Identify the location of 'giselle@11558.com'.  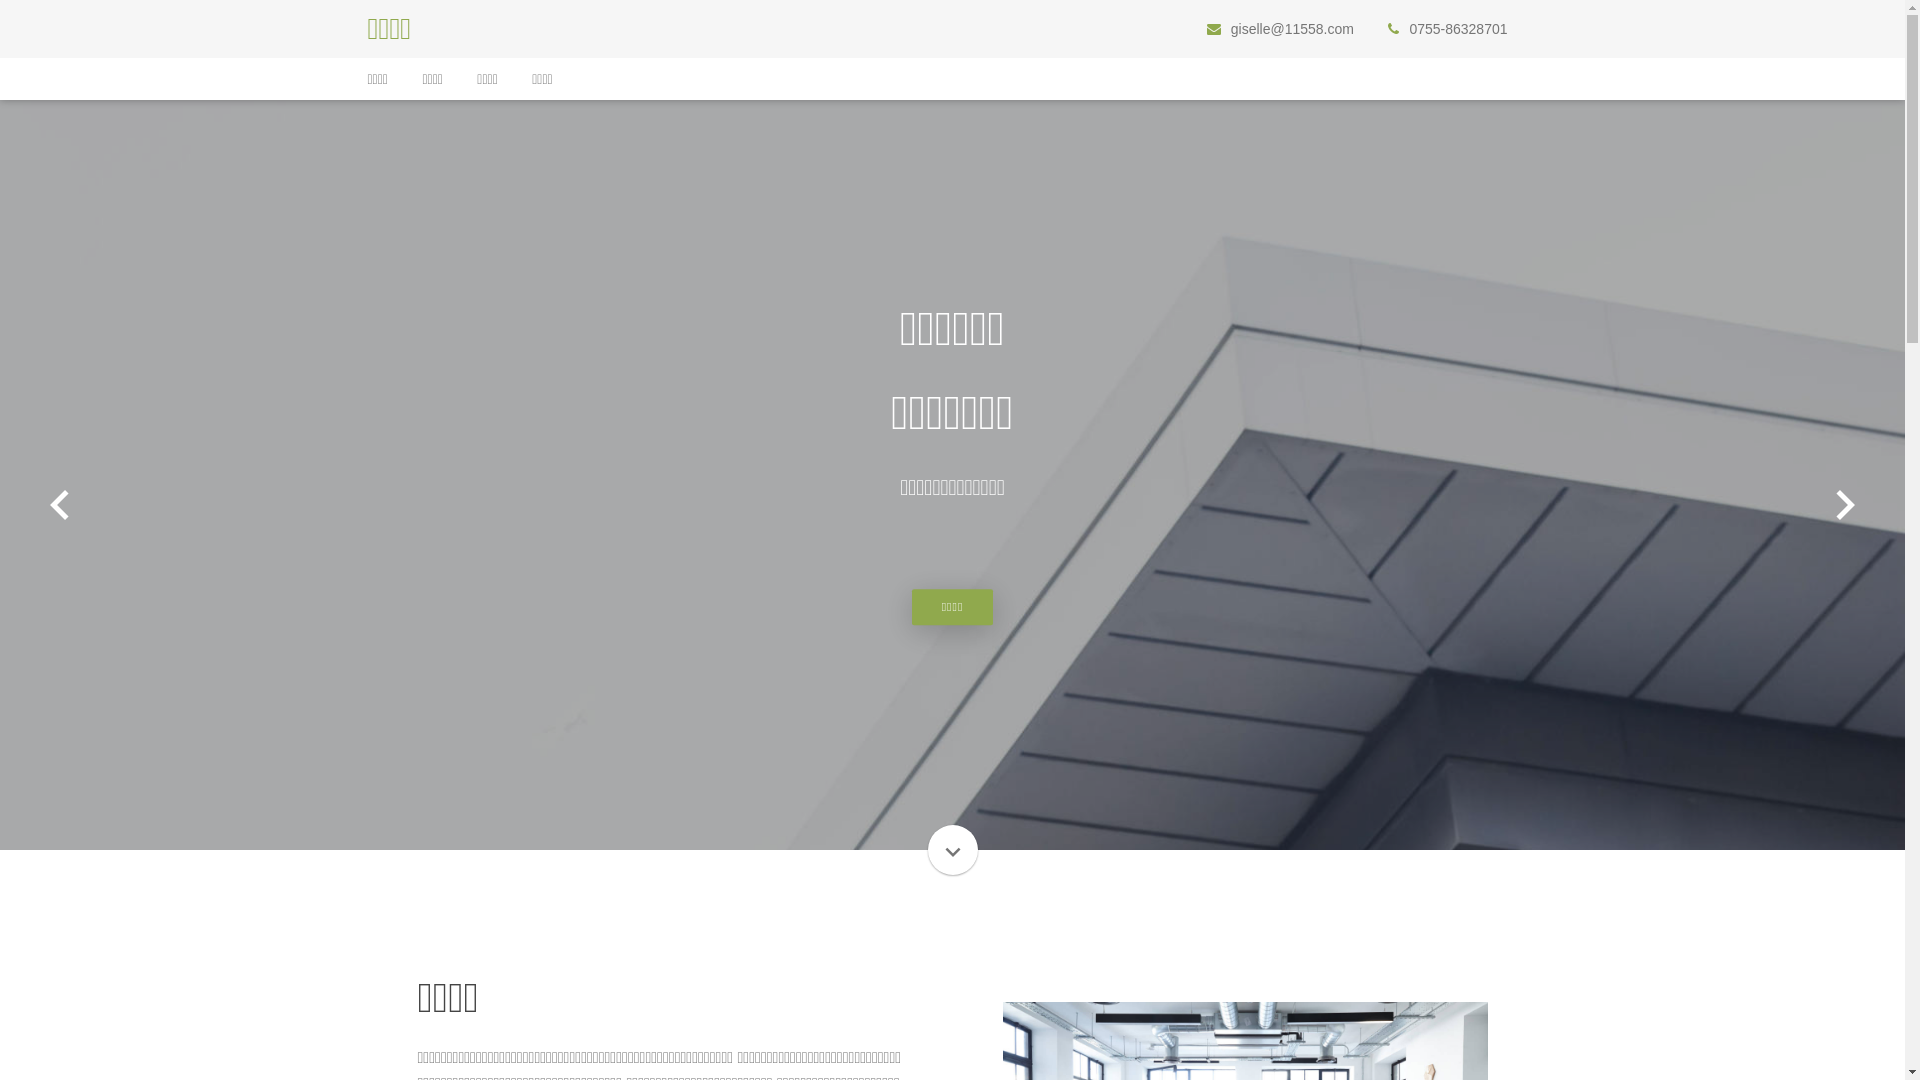
(1292, 29).